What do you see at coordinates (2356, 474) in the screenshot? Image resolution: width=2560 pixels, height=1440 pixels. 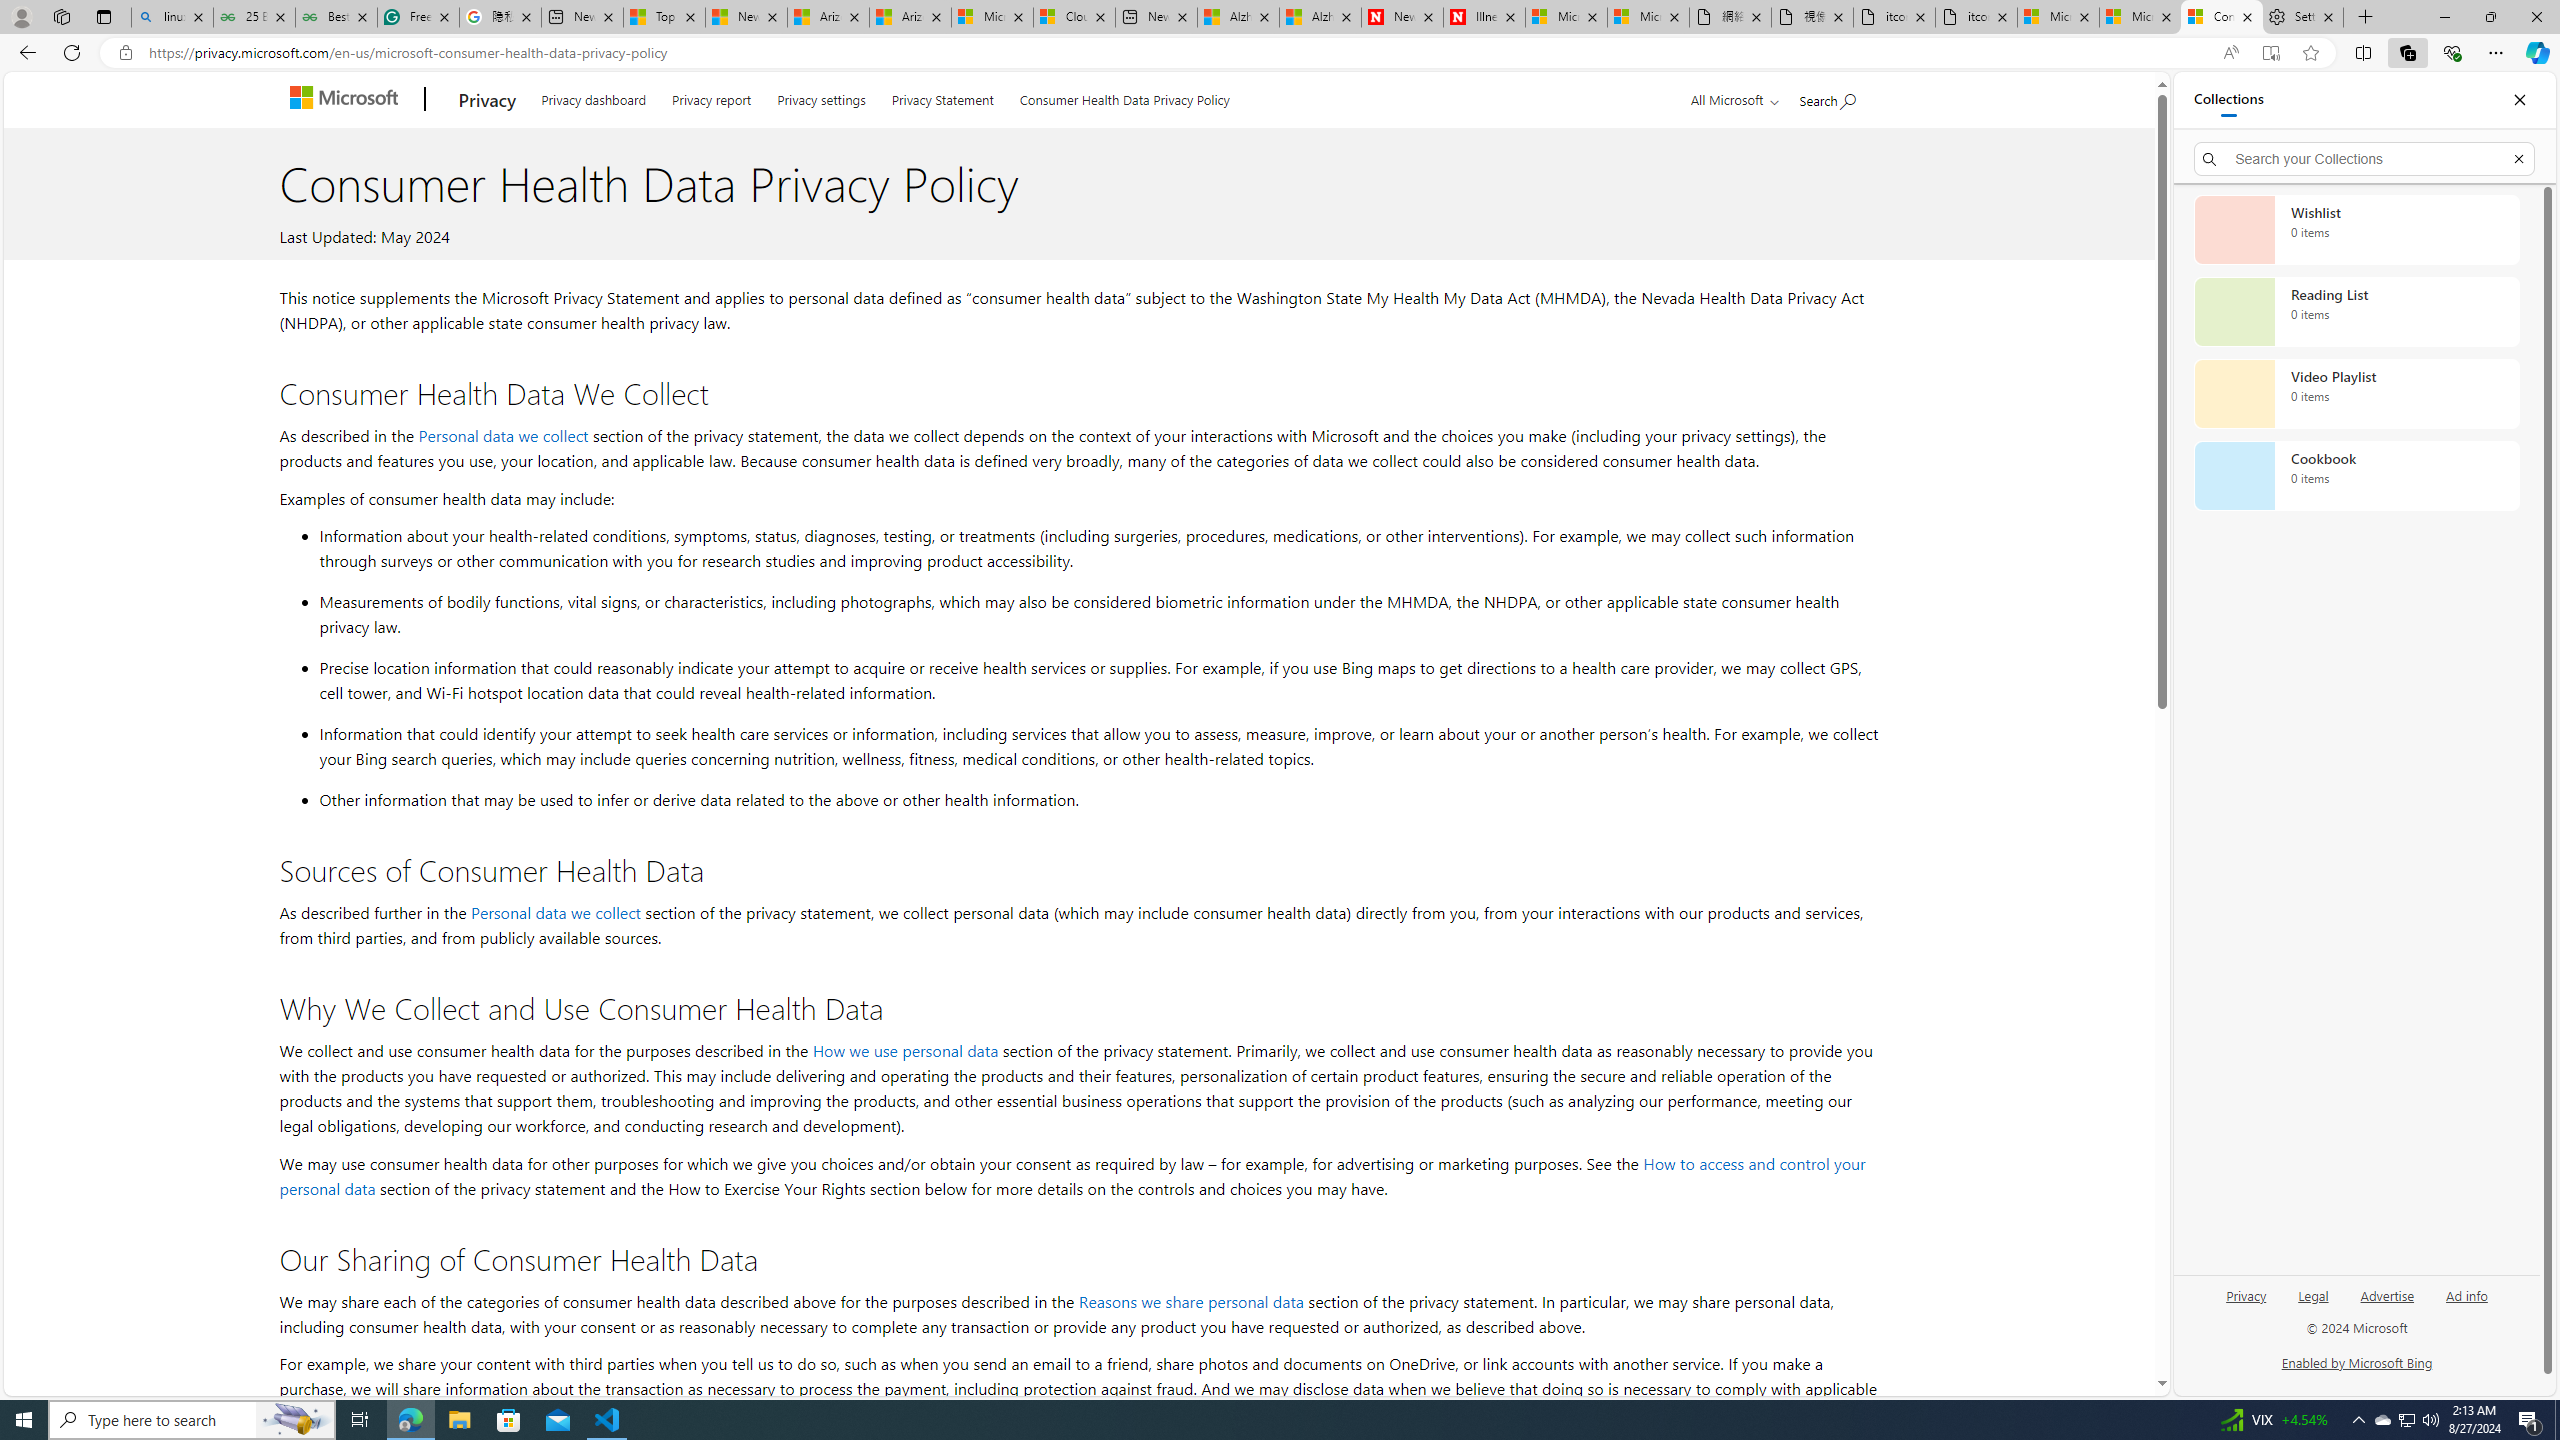 I see `'Cookbook collection, 0 items'` at bounding box center [2356, 474].